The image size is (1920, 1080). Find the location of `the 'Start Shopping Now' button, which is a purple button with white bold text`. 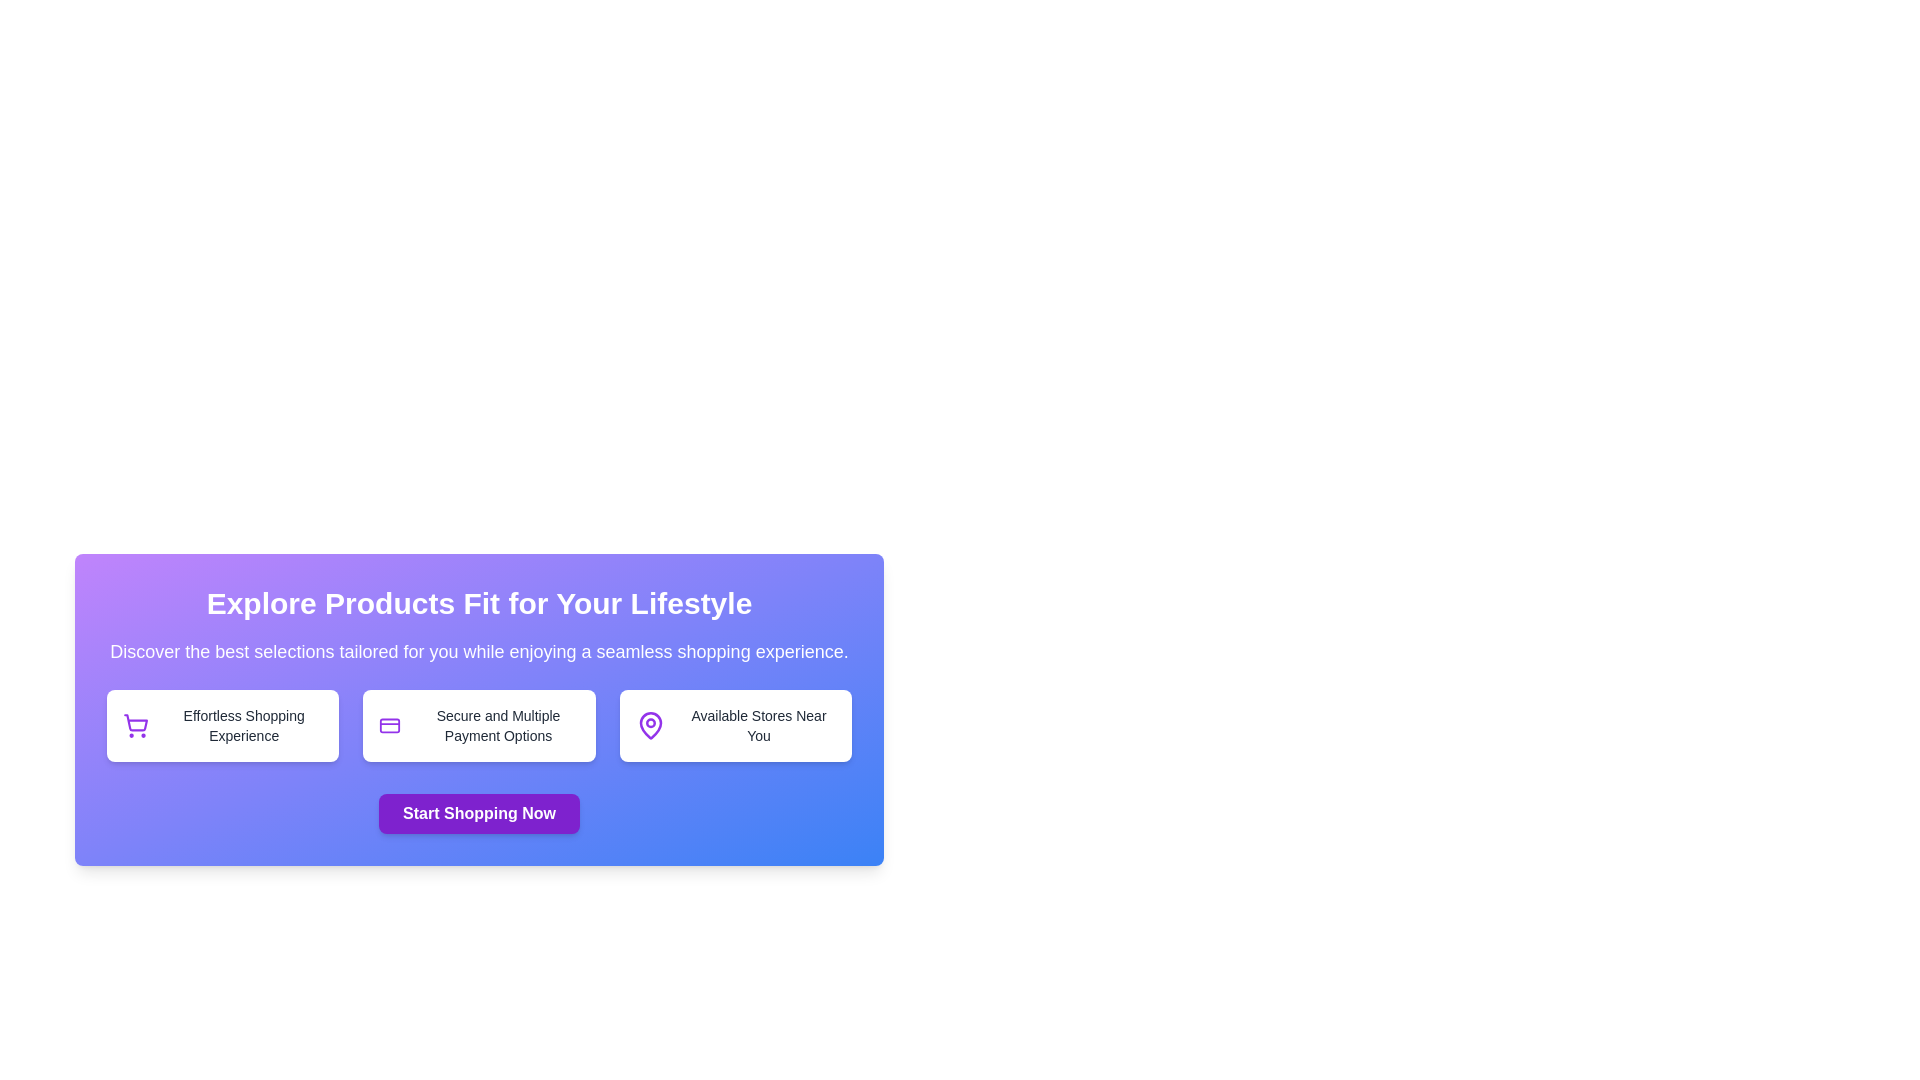

the 'Start Shopping Now' button, which is a purple button with white bold text is located at coordinates (478, 813).